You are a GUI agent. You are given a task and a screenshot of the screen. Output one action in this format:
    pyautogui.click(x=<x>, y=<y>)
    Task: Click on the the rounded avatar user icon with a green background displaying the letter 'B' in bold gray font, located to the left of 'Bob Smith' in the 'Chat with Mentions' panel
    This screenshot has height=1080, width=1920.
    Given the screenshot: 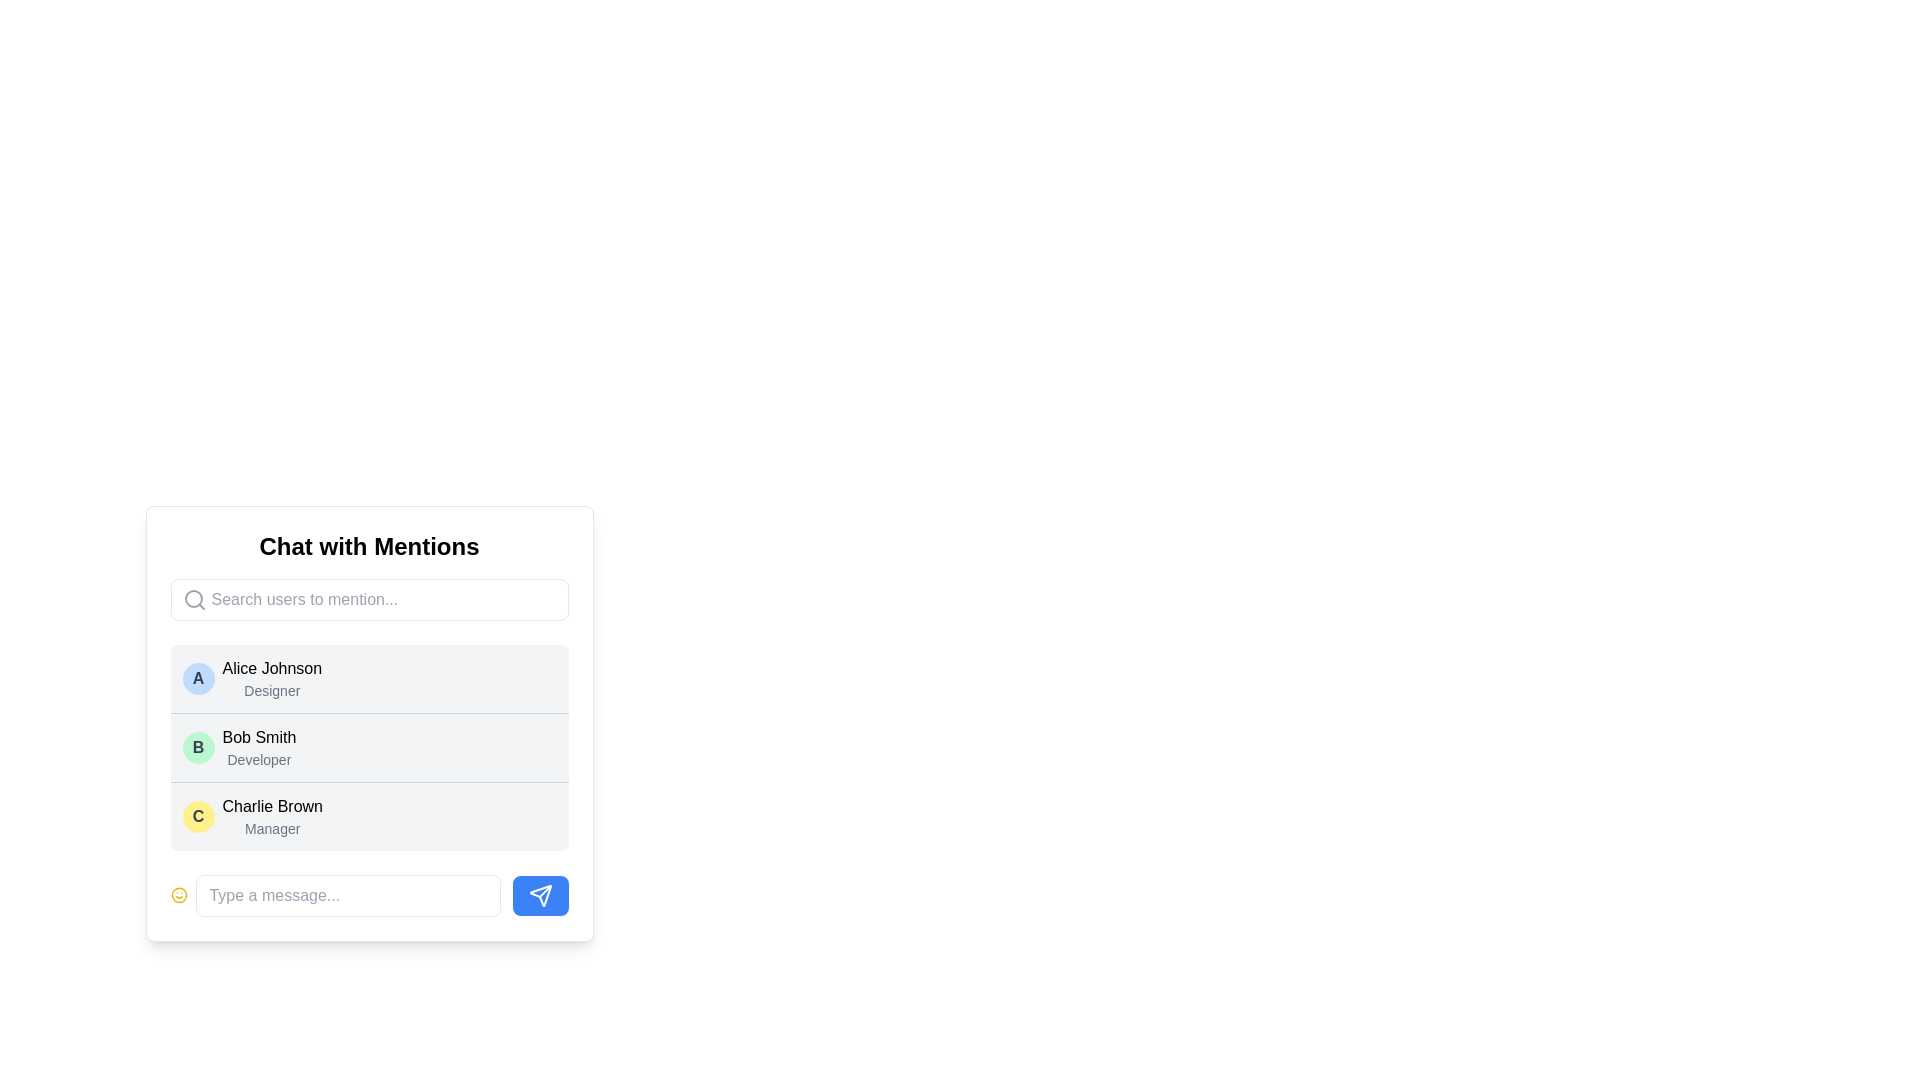 What is the action you would take?
    pyautogui.click(x=198, y=748)
    